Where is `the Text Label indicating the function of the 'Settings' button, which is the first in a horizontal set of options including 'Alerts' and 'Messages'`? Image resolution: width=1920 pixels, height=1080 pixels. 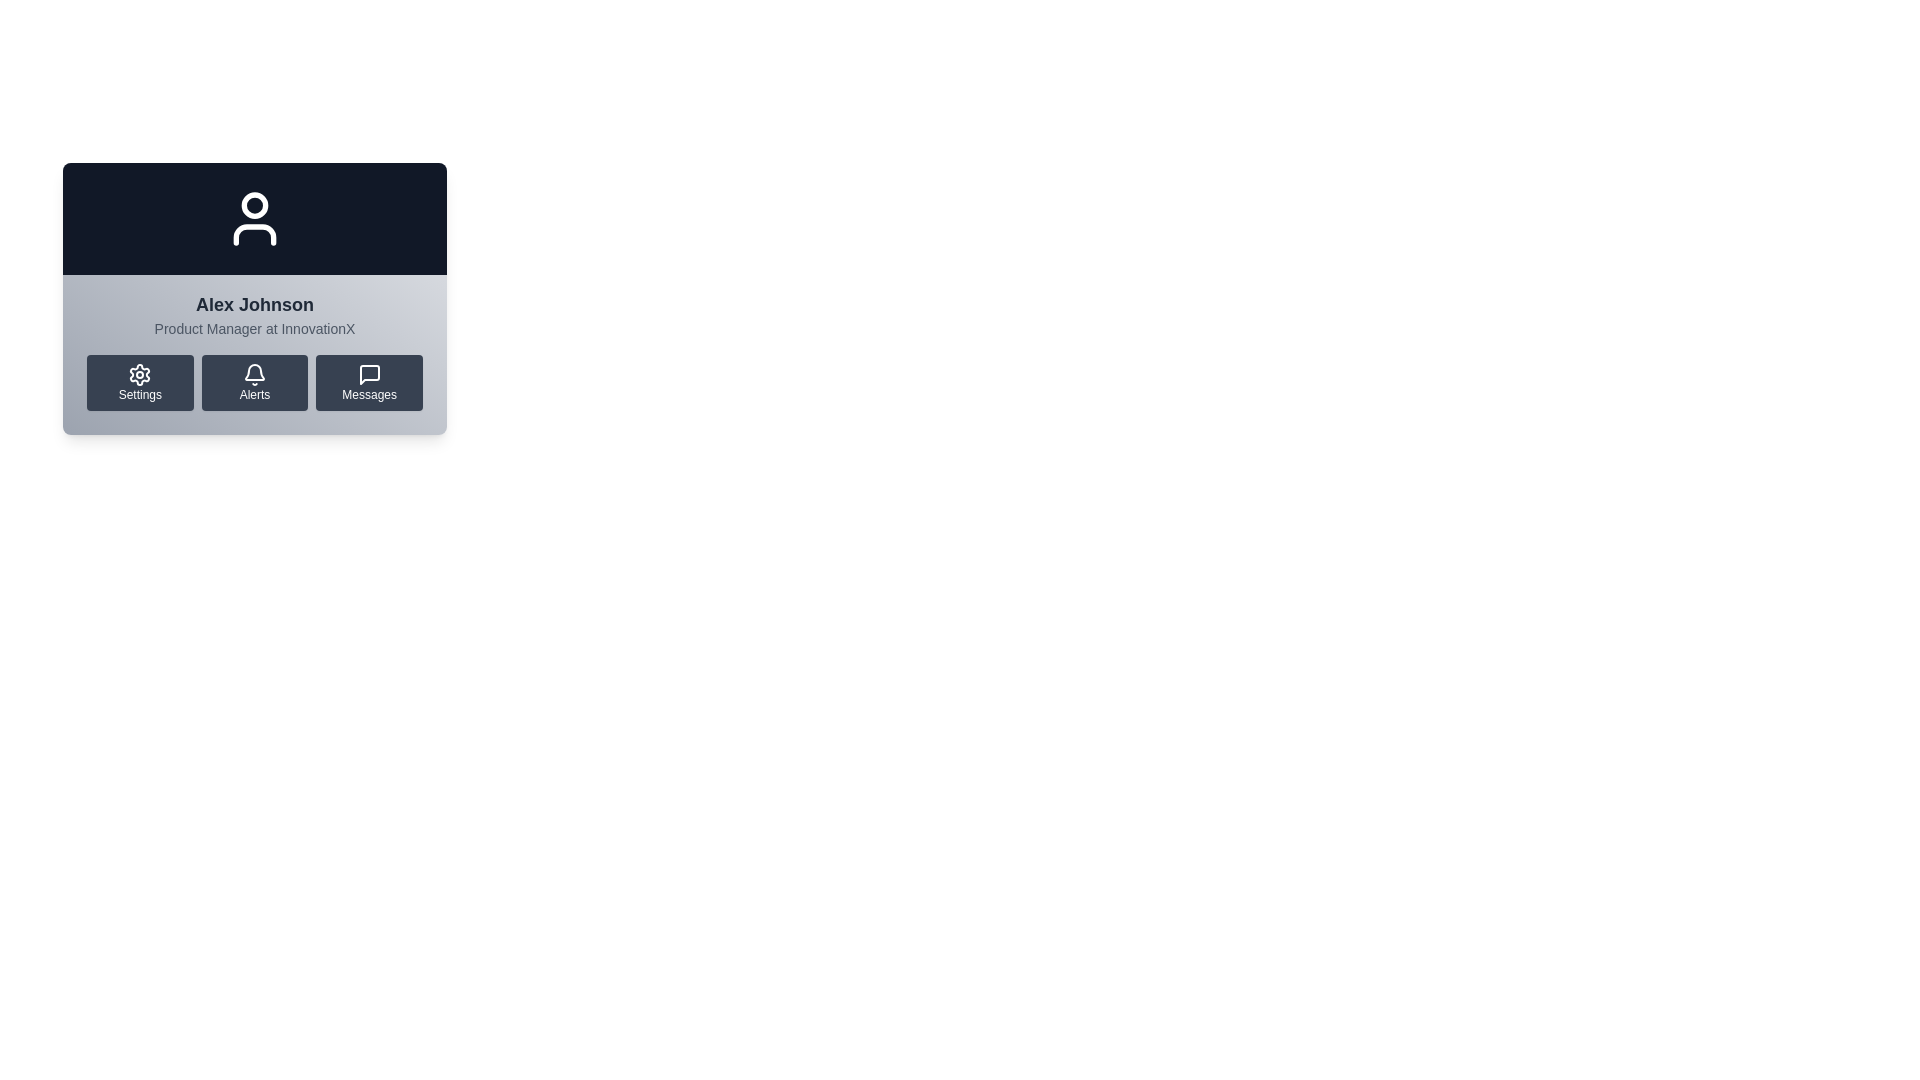 the Text Label indicating the function of the 'Settings' button, which is the first in a horizontal set of options including 'Alerts' and 'Messages' is located at coordinates (139, 394).